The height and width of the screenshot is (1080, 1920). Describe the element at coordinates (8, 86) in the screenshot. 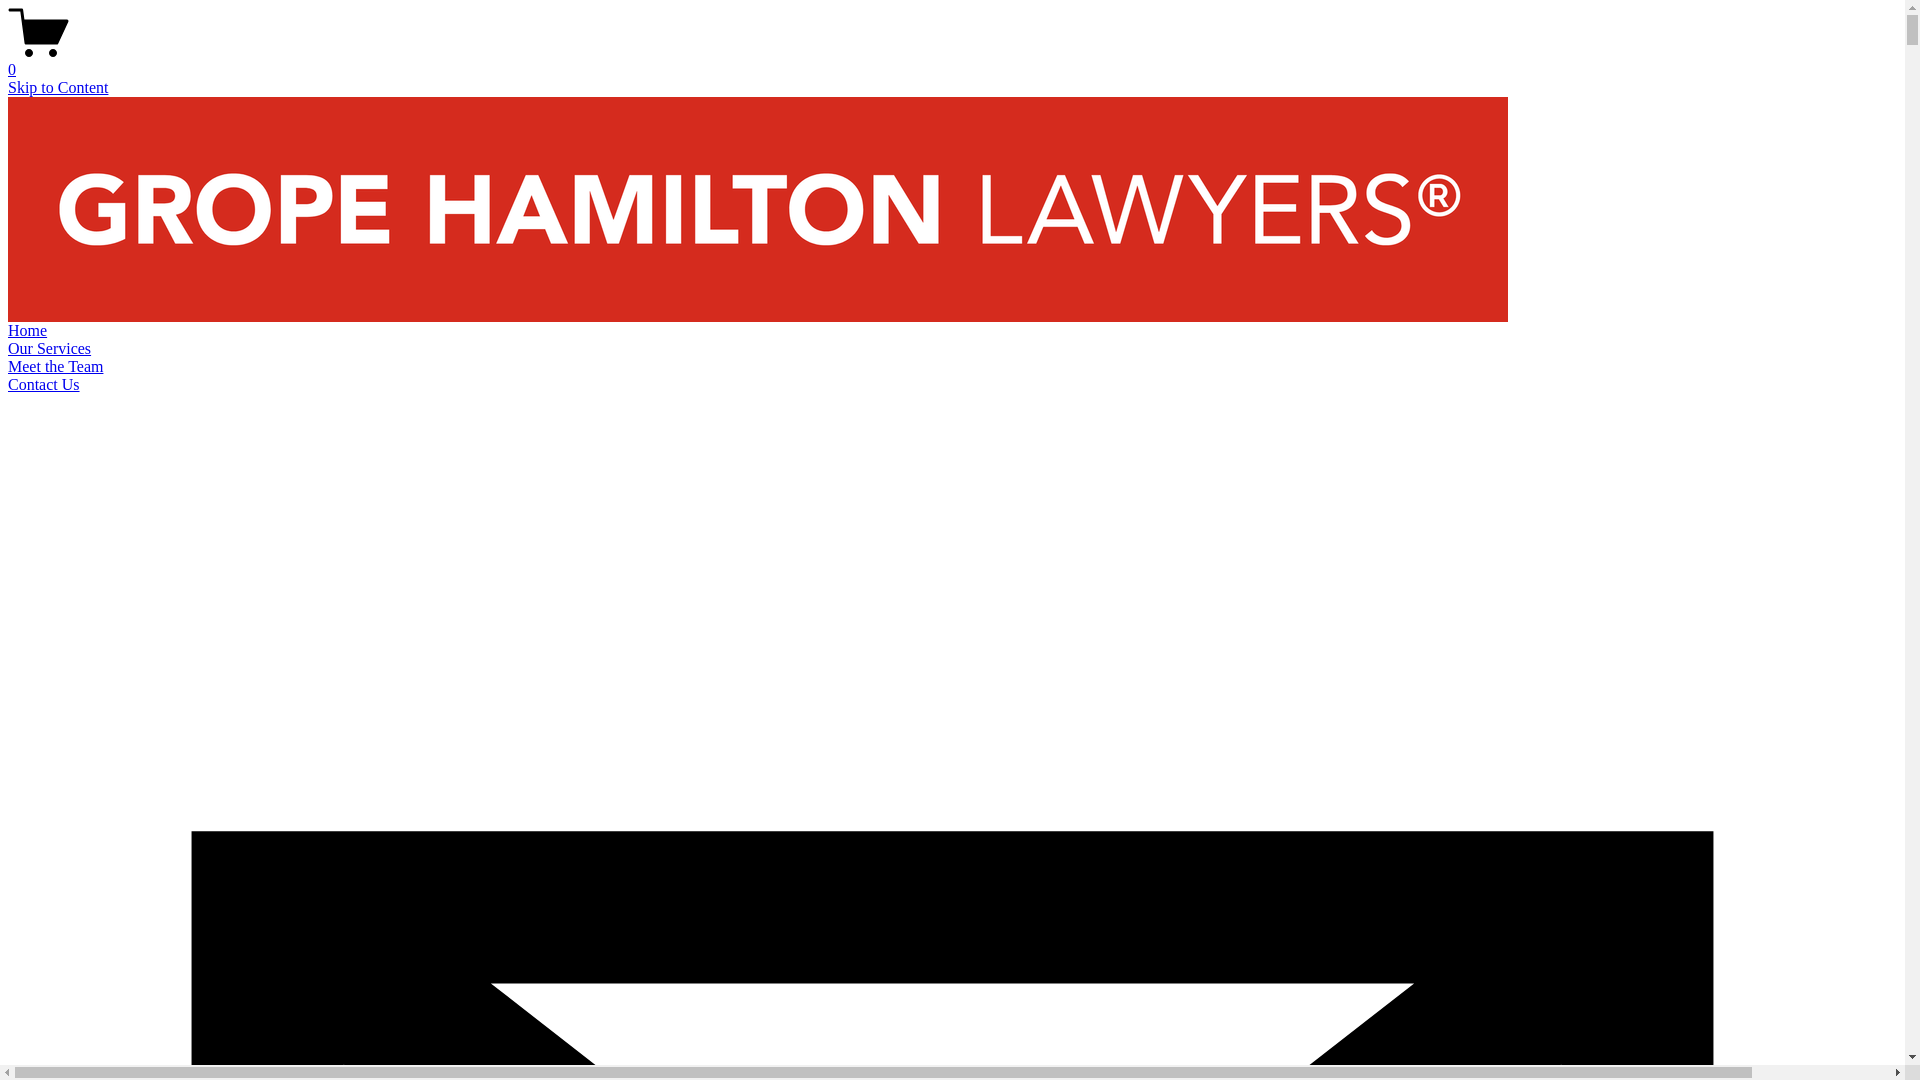

I see `'Skip to Content'` at that location.